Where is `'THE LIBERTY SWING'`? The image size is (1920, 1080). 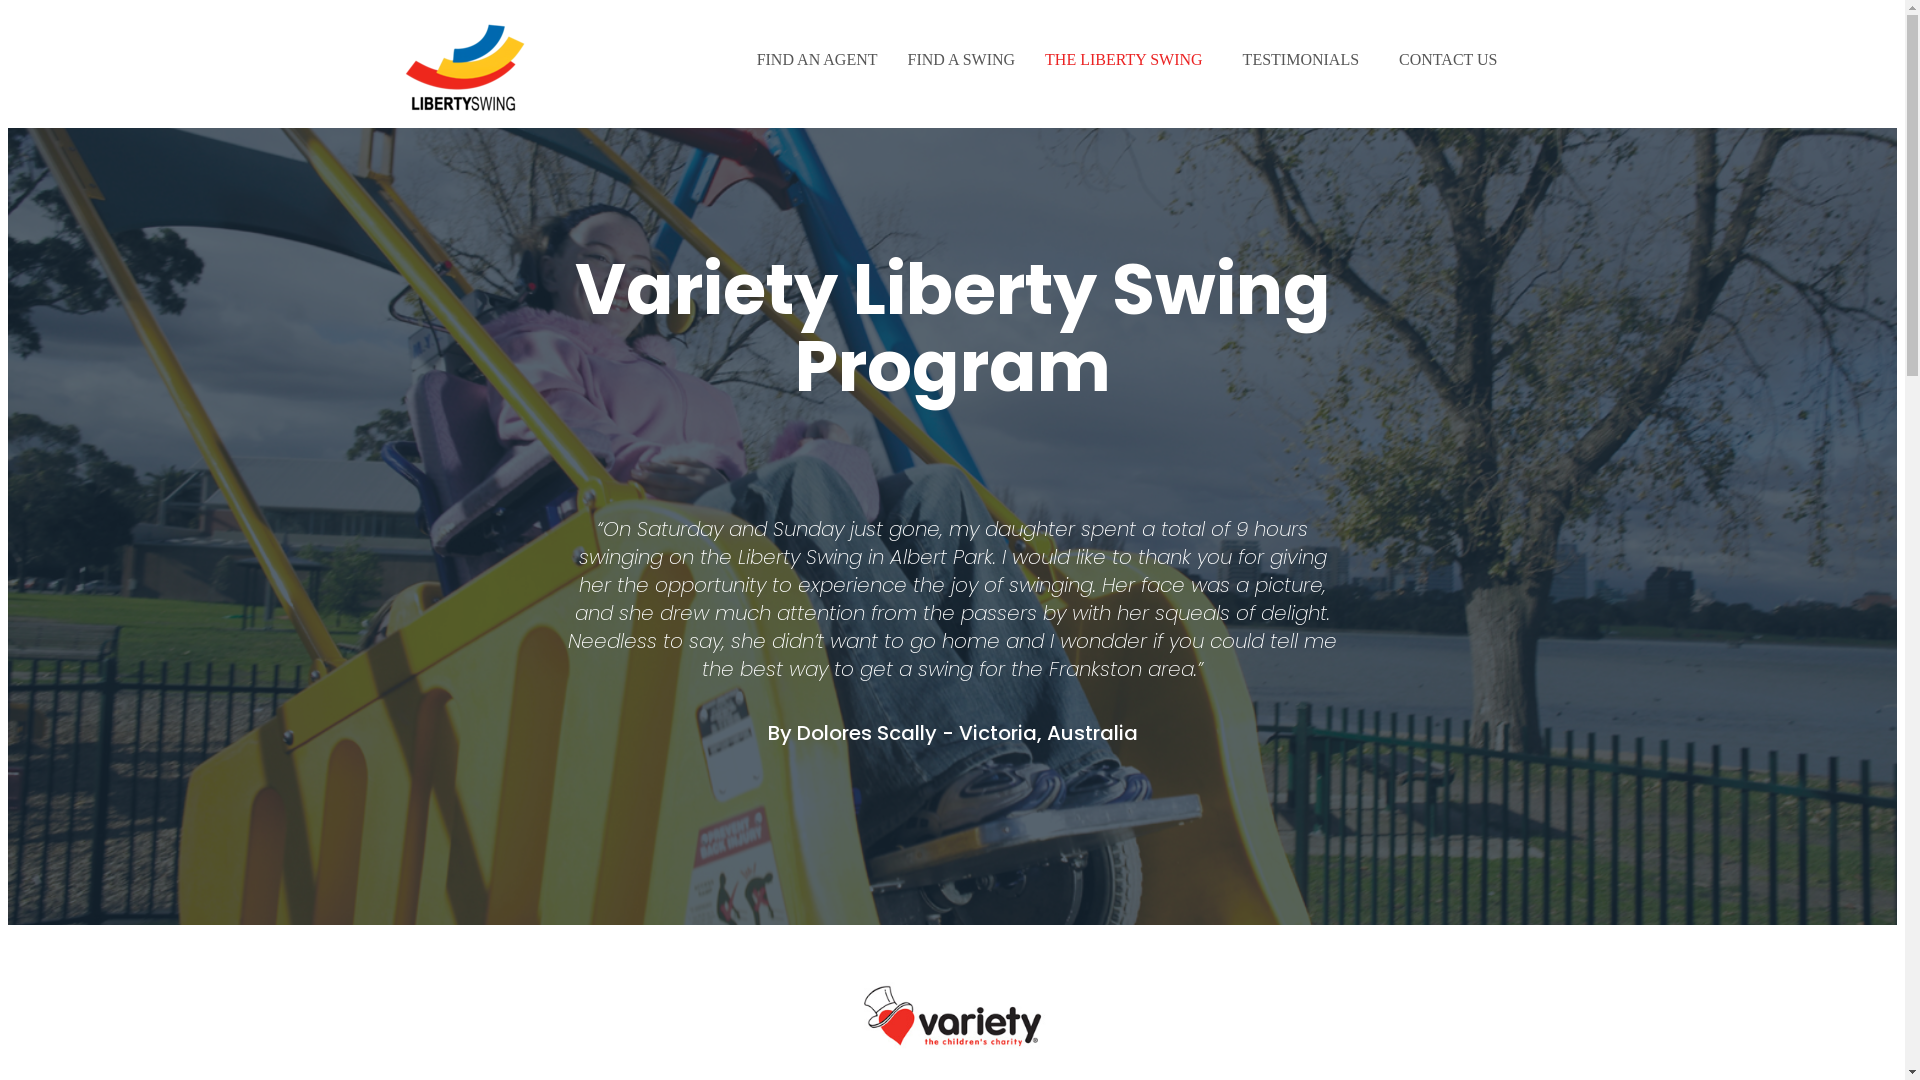
'THE LIBERTY SWING' is located at coordinates (1128, 59).